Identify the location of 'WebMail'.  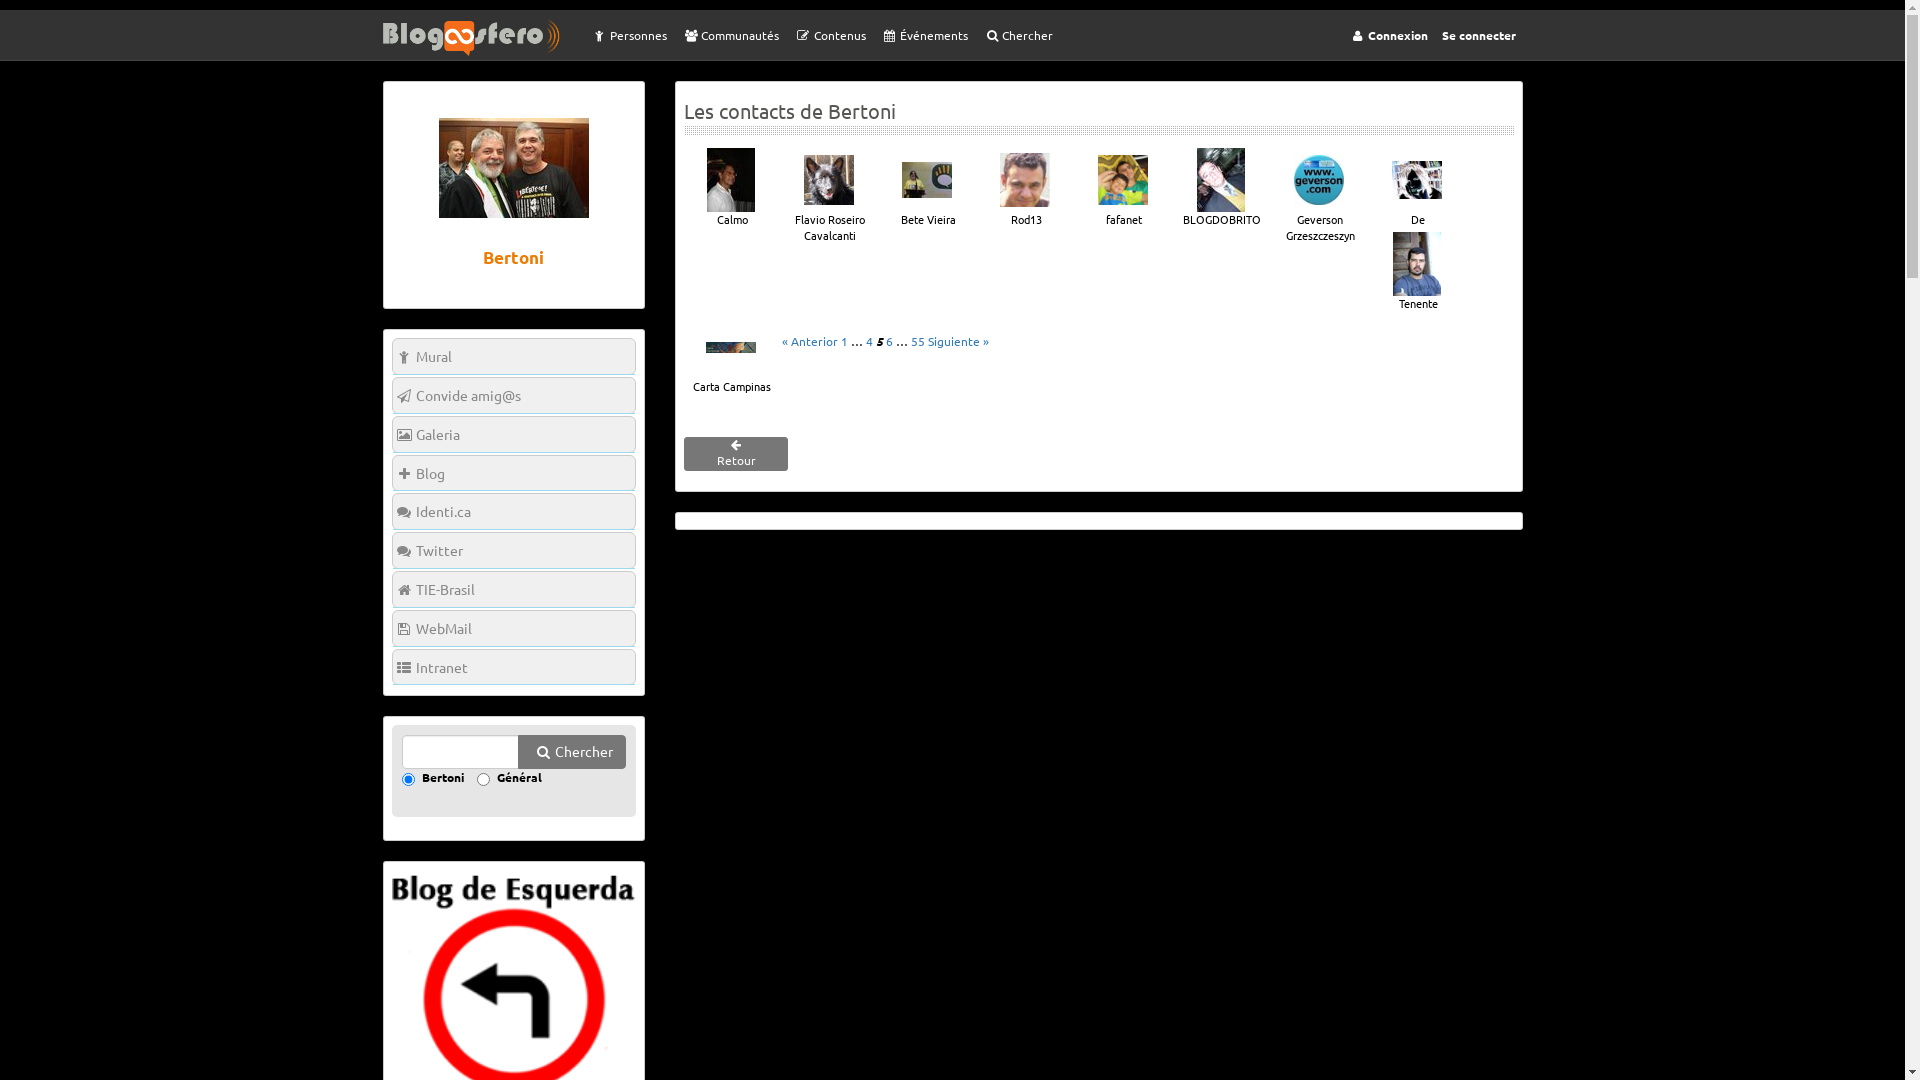
(513, 627).